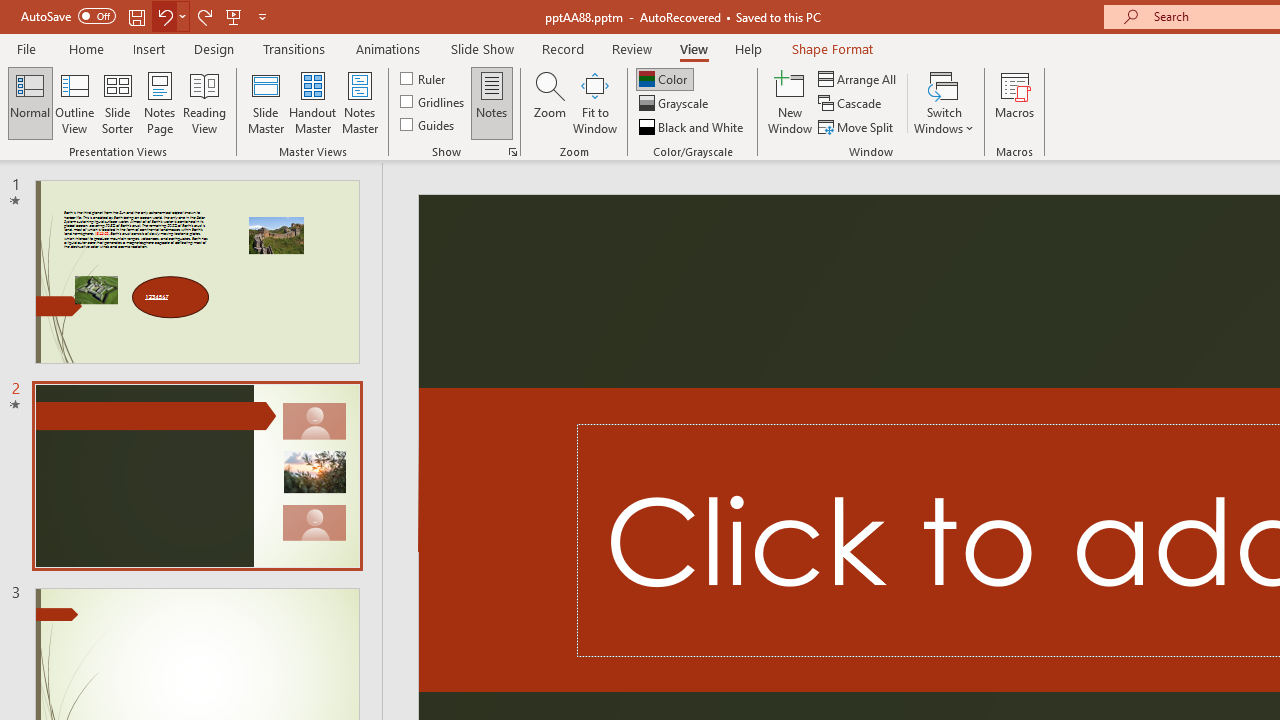 Image resolution: width=1280 pixels, height=720 pixels. What do you see at coordinates (427, 124) in the screenshot?
I see `'Guides'` at bounding box center [427, 124].